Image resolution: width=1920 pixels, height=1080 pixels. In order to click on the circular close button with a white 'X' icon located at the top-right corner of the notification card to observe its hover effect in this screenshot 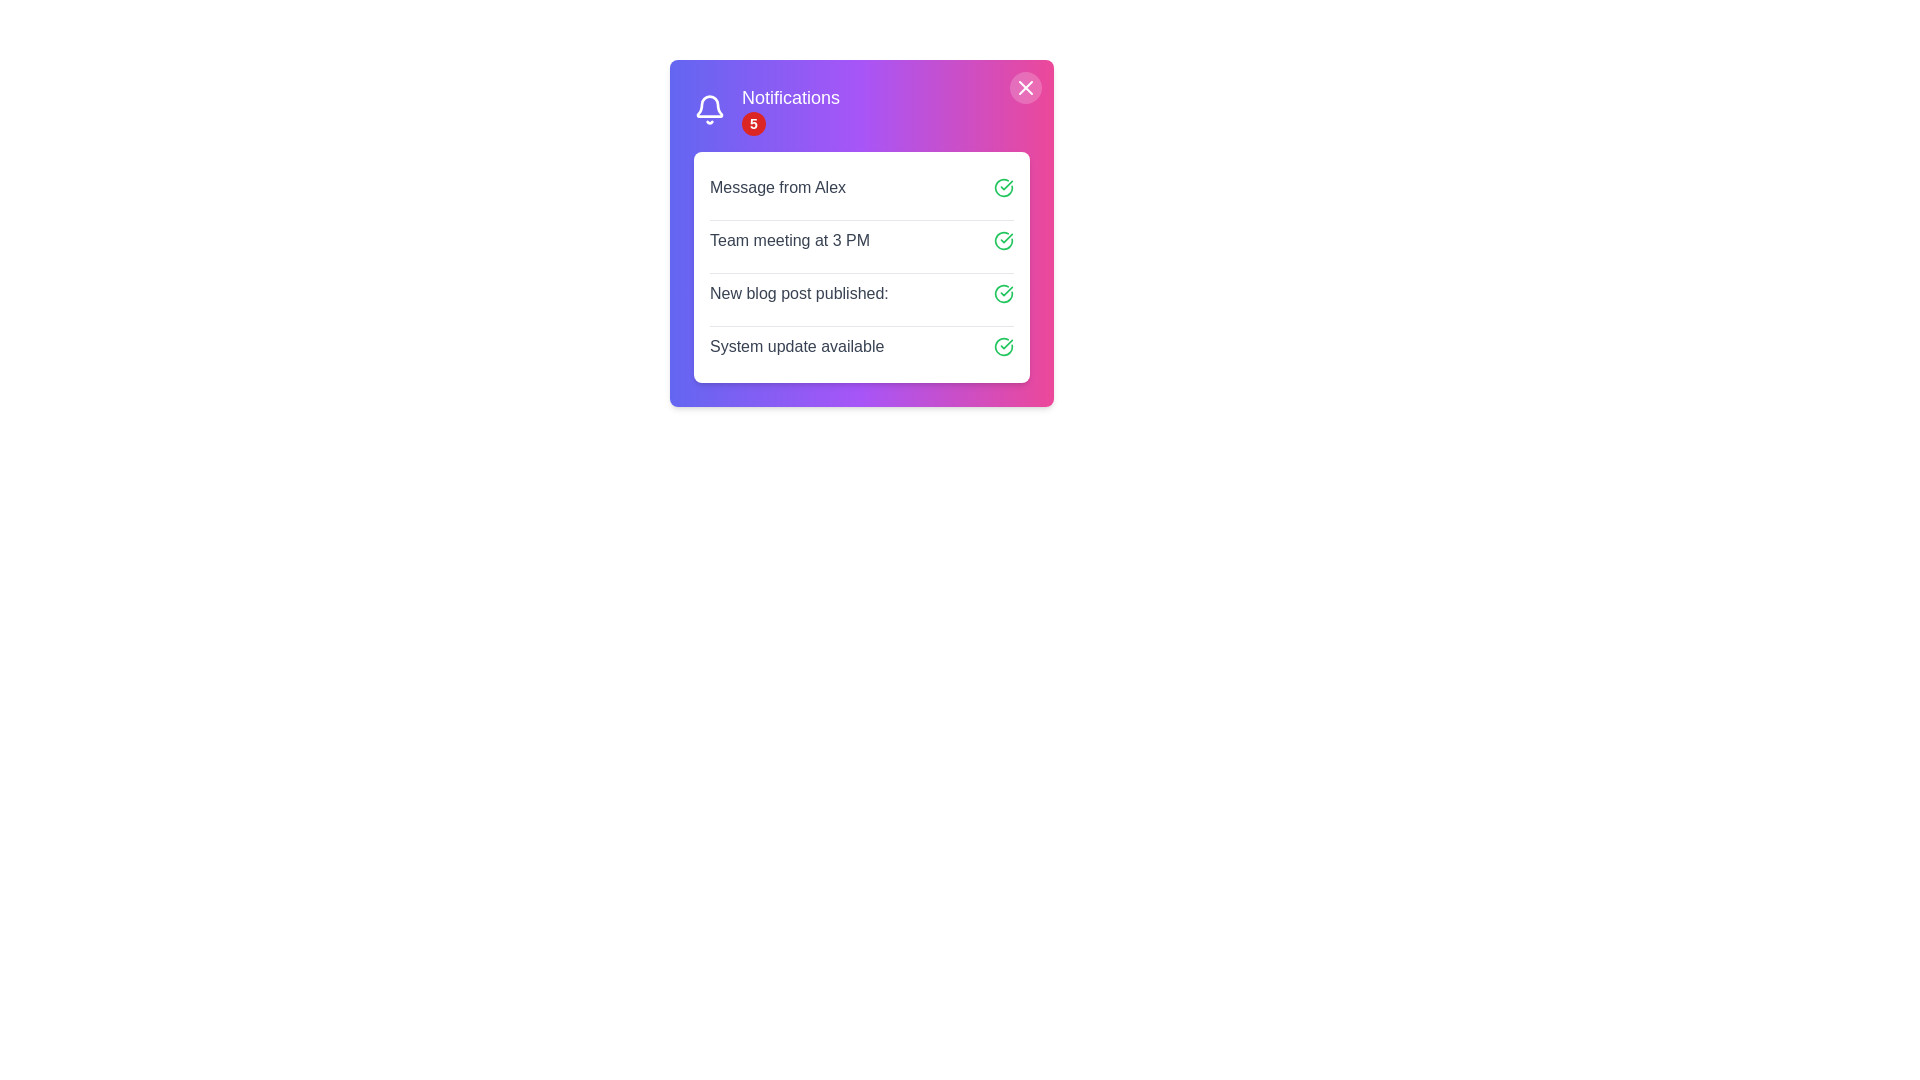, I will do `click(1026, 87)`.